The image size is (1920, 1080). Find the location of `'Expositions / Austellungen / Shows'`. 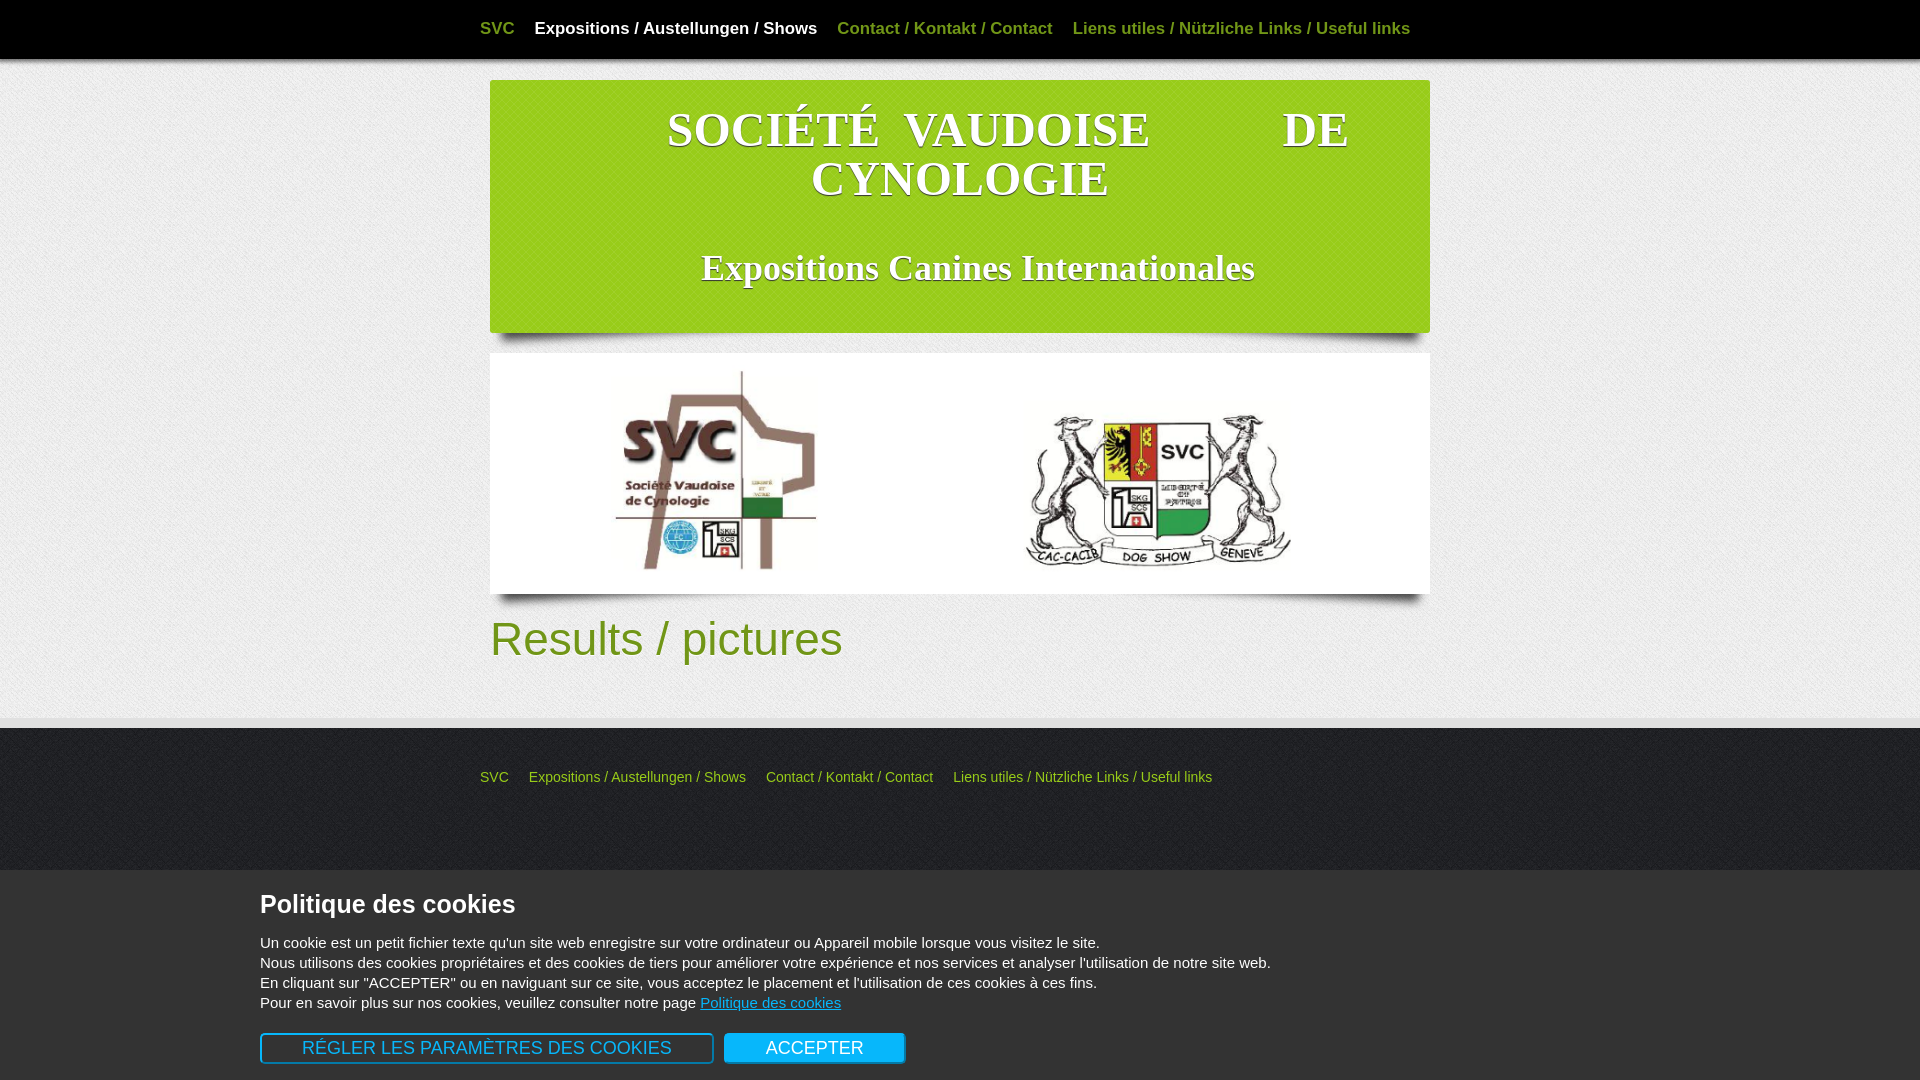

'Expositions / Austellungen / Shows' is located at coordinates (636, 775).